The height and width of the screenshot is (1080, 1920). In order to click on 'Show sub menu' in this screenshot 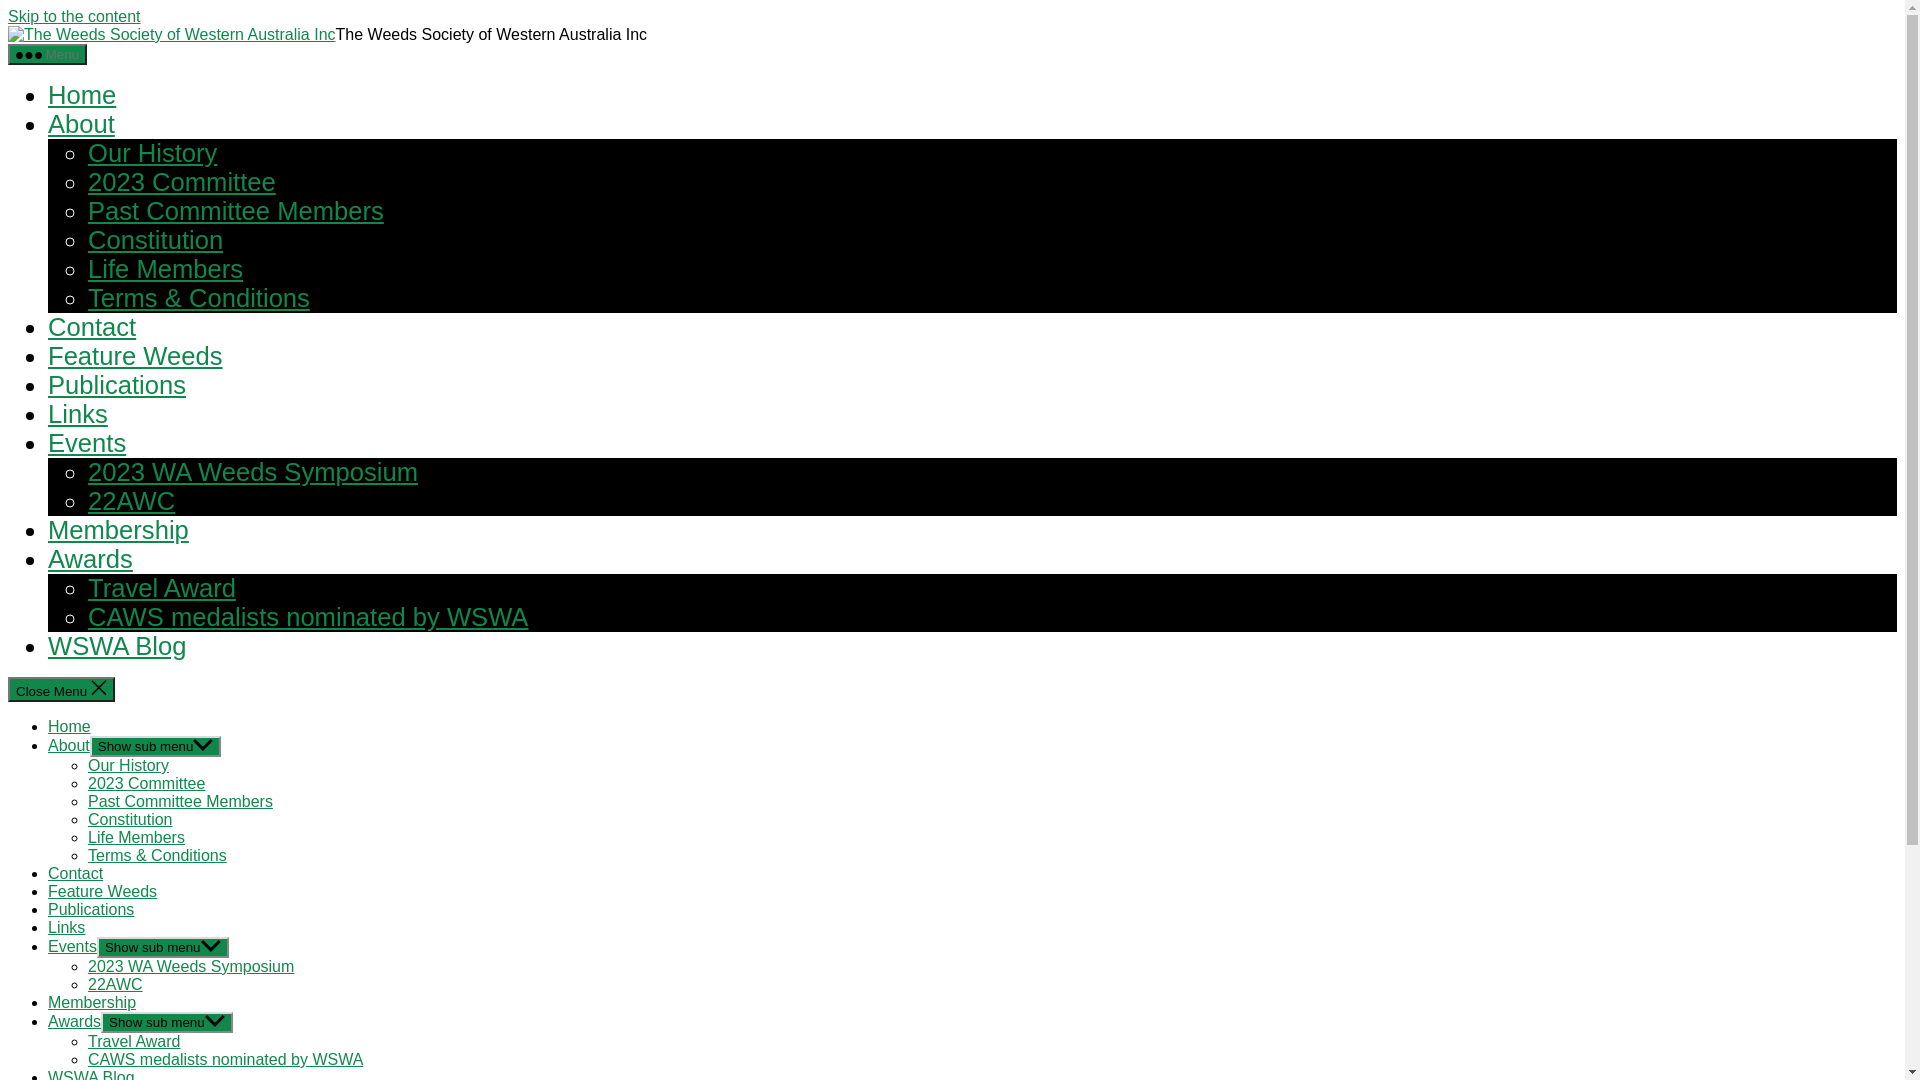, I will do `click(167, 1022)`.